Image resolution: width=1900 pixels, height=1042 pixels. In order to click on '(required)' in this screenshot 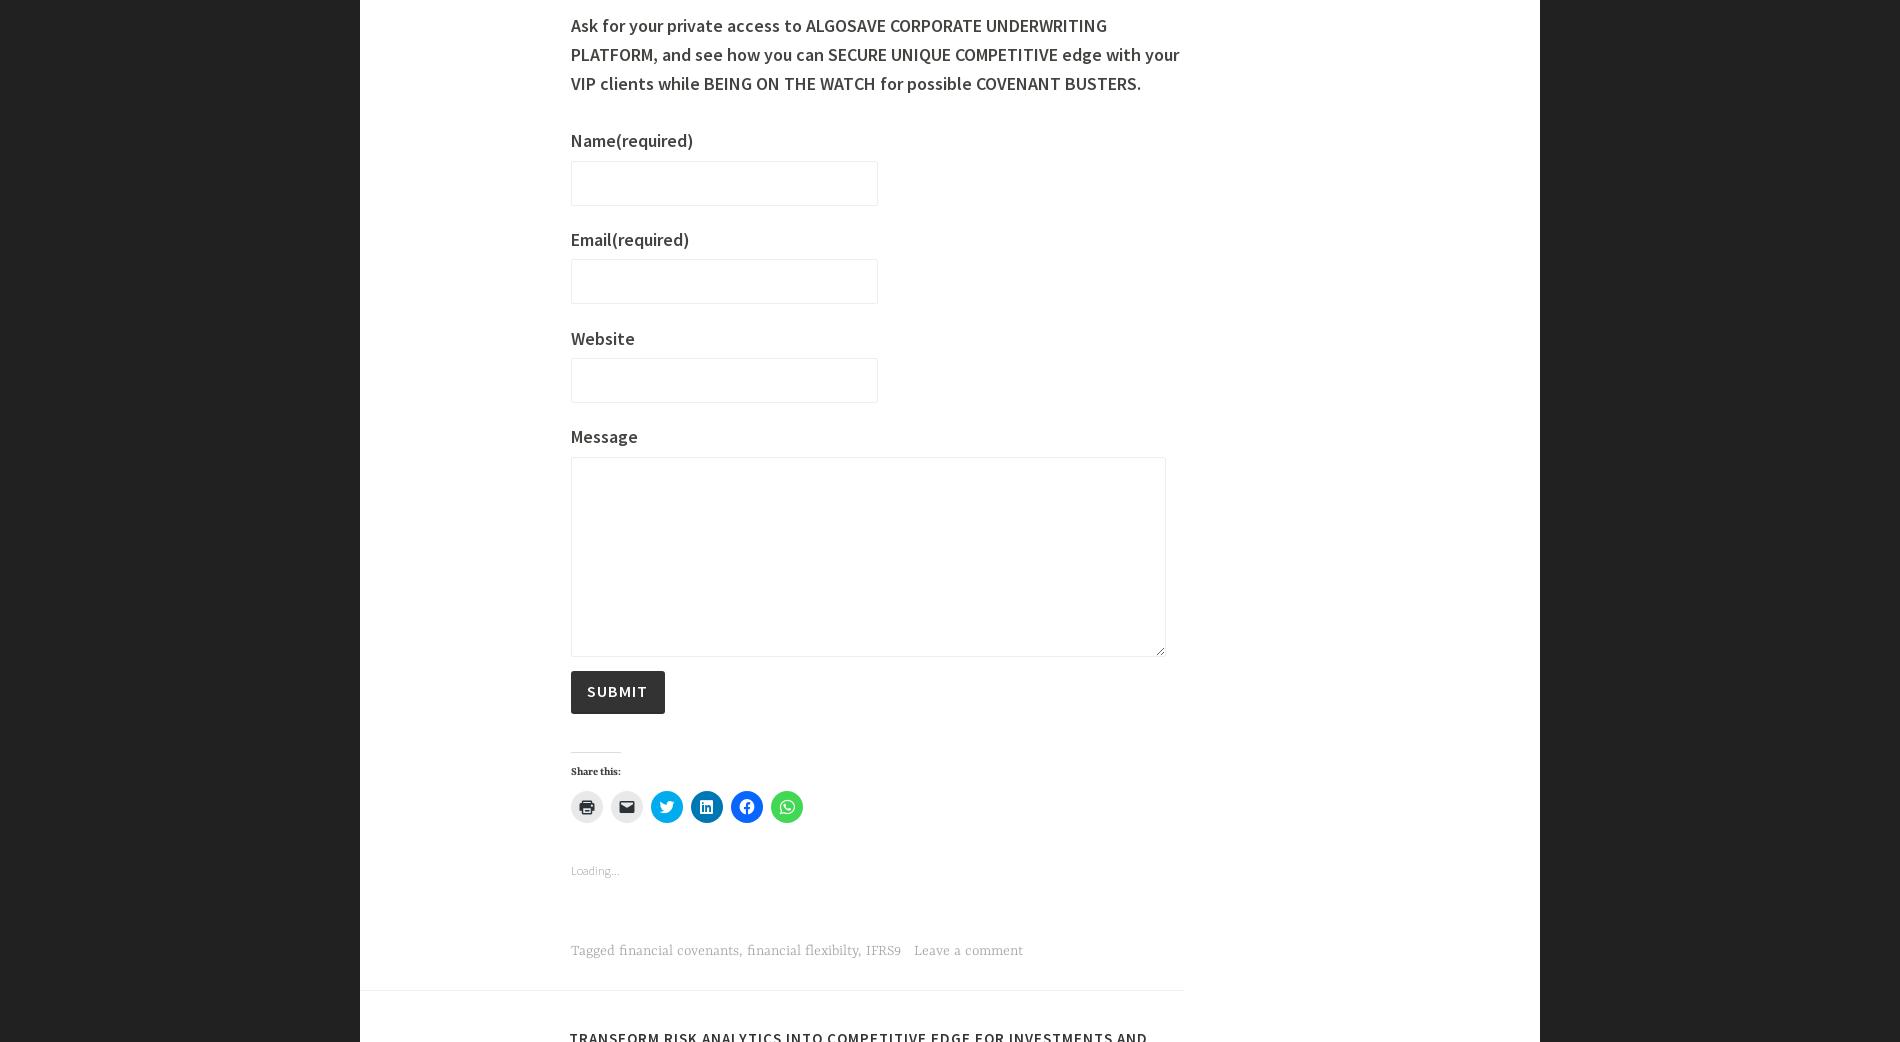, I will do `click(654, 969)`.